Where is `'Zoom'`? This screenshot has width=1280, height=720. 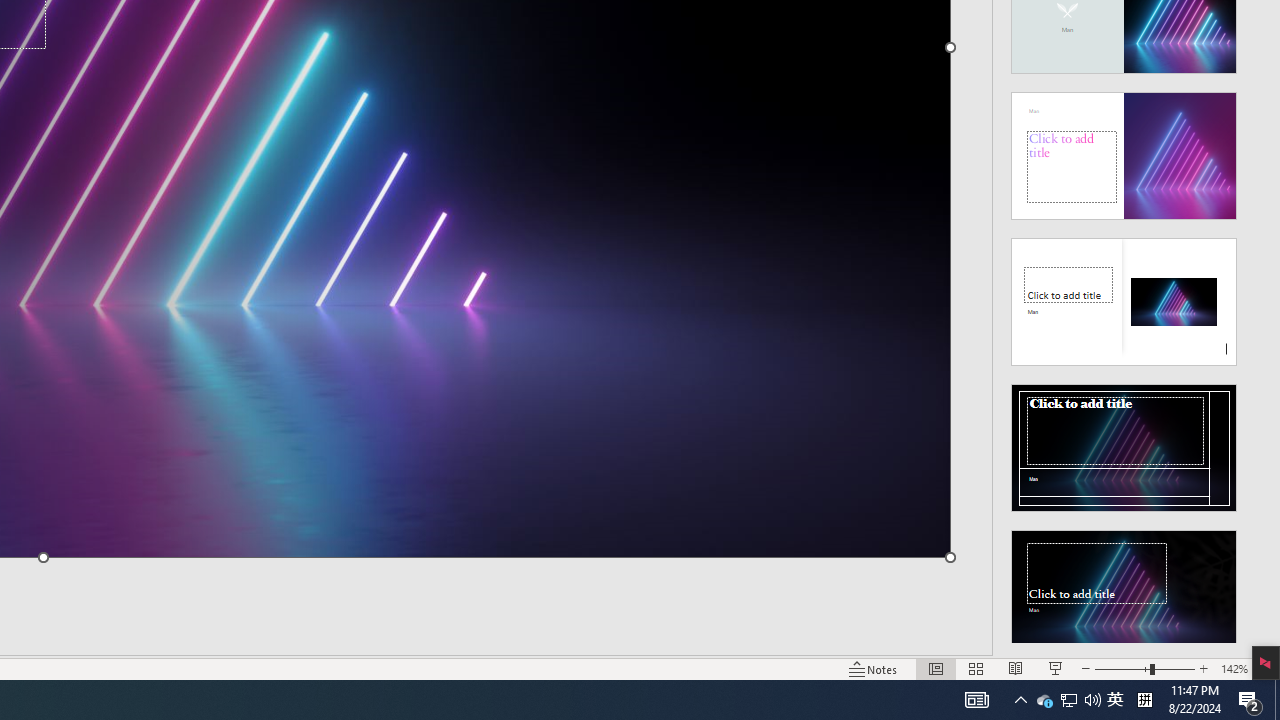
'Zoom' is located at coordinates (1121, 669).